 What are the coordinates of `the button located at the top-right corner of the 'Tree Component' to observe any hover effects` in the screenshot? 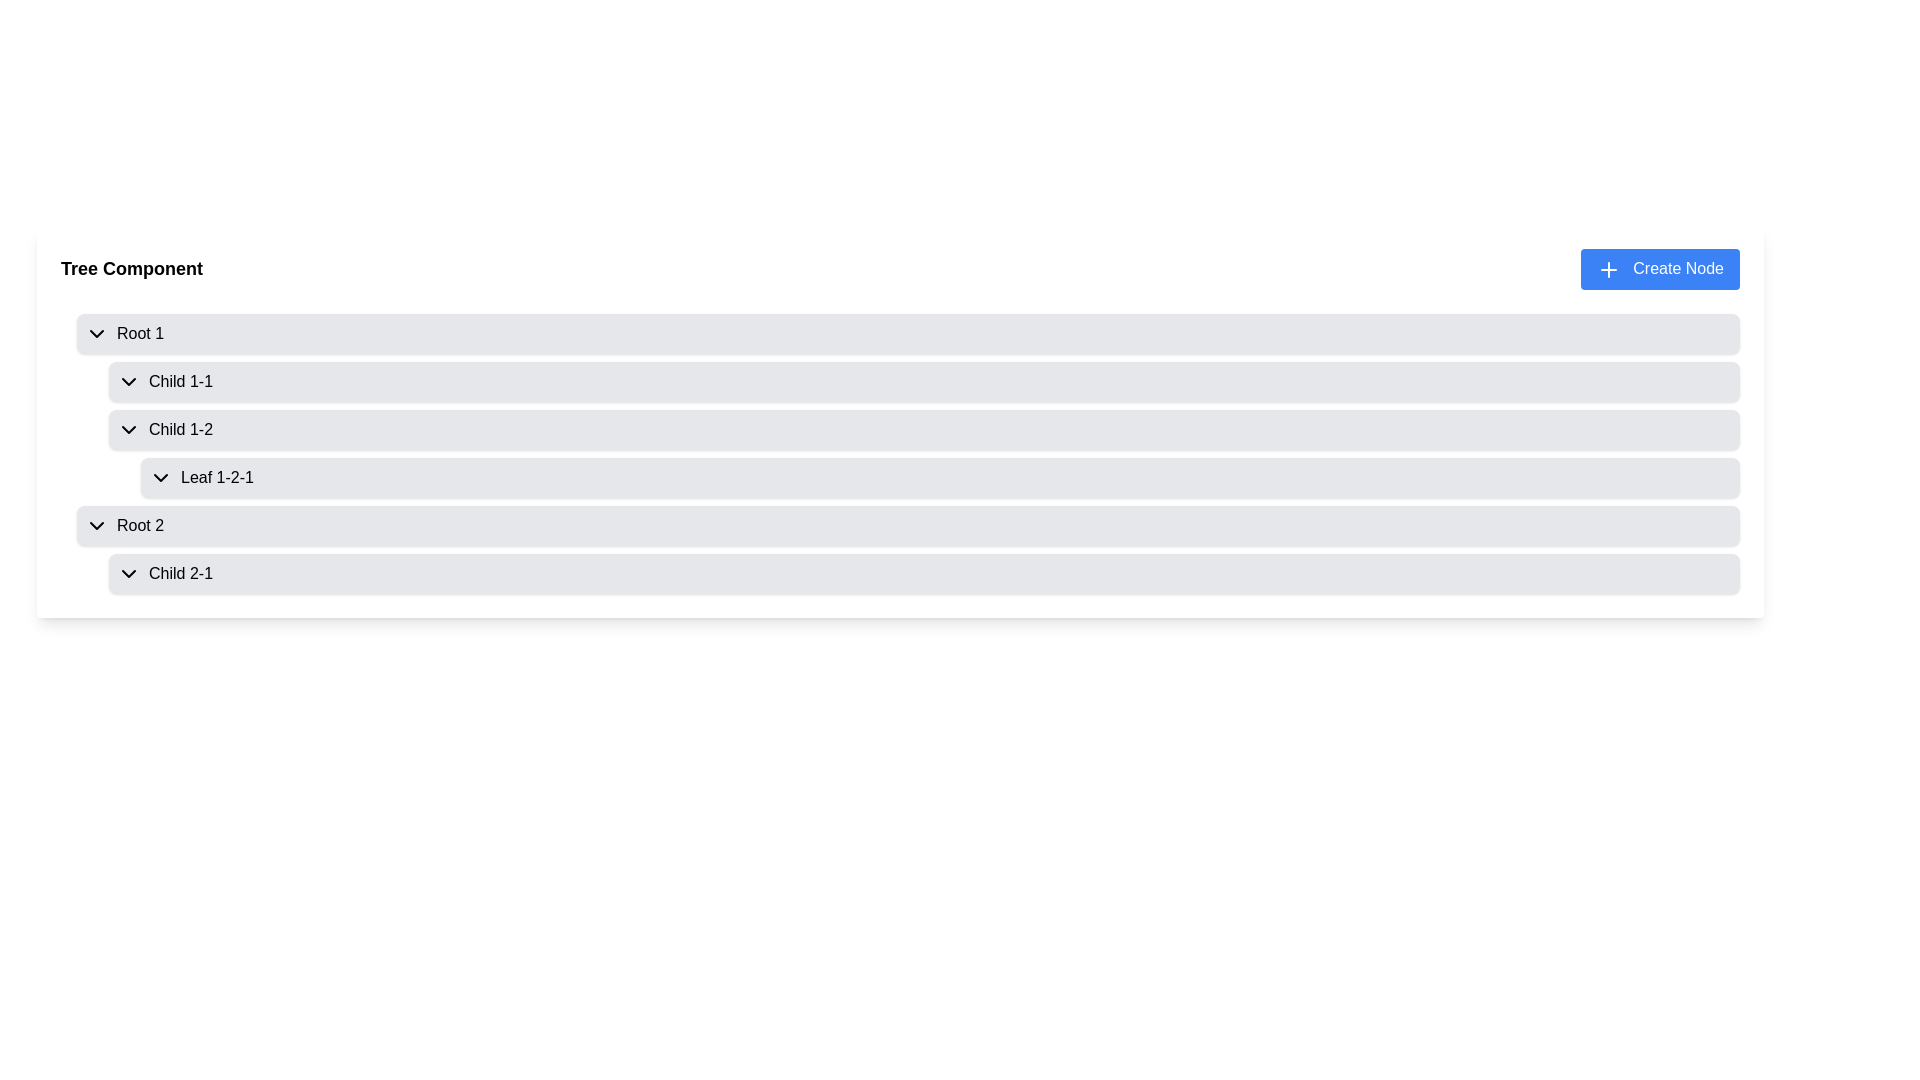 It's located at (1660, 268).